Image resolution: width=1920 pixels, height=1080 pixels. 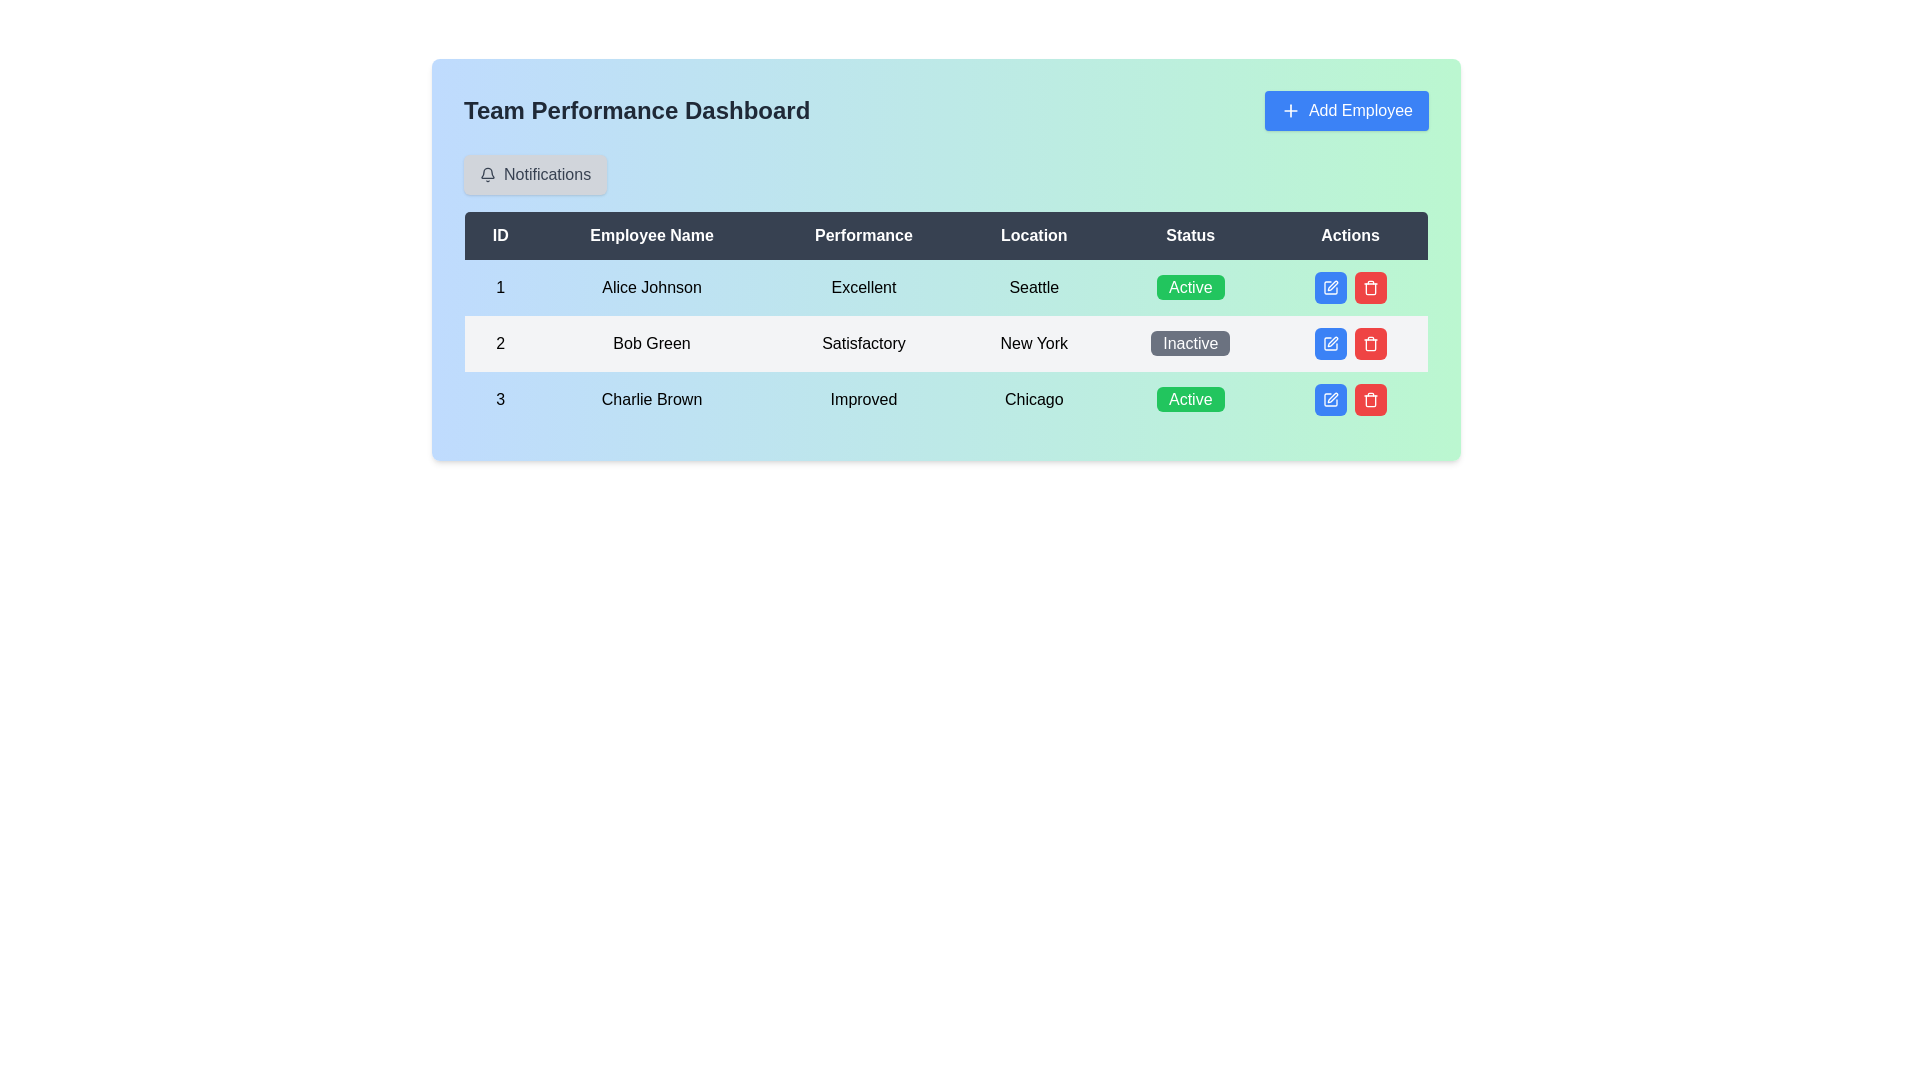 What do you see at coordinates (1346, 111) in the screenshot?
I see `the blue rectangular button labeled 'Add Employee' with a plus icon on its left, located in the top-right corner of the interface` at bounding box center [1346, 111].